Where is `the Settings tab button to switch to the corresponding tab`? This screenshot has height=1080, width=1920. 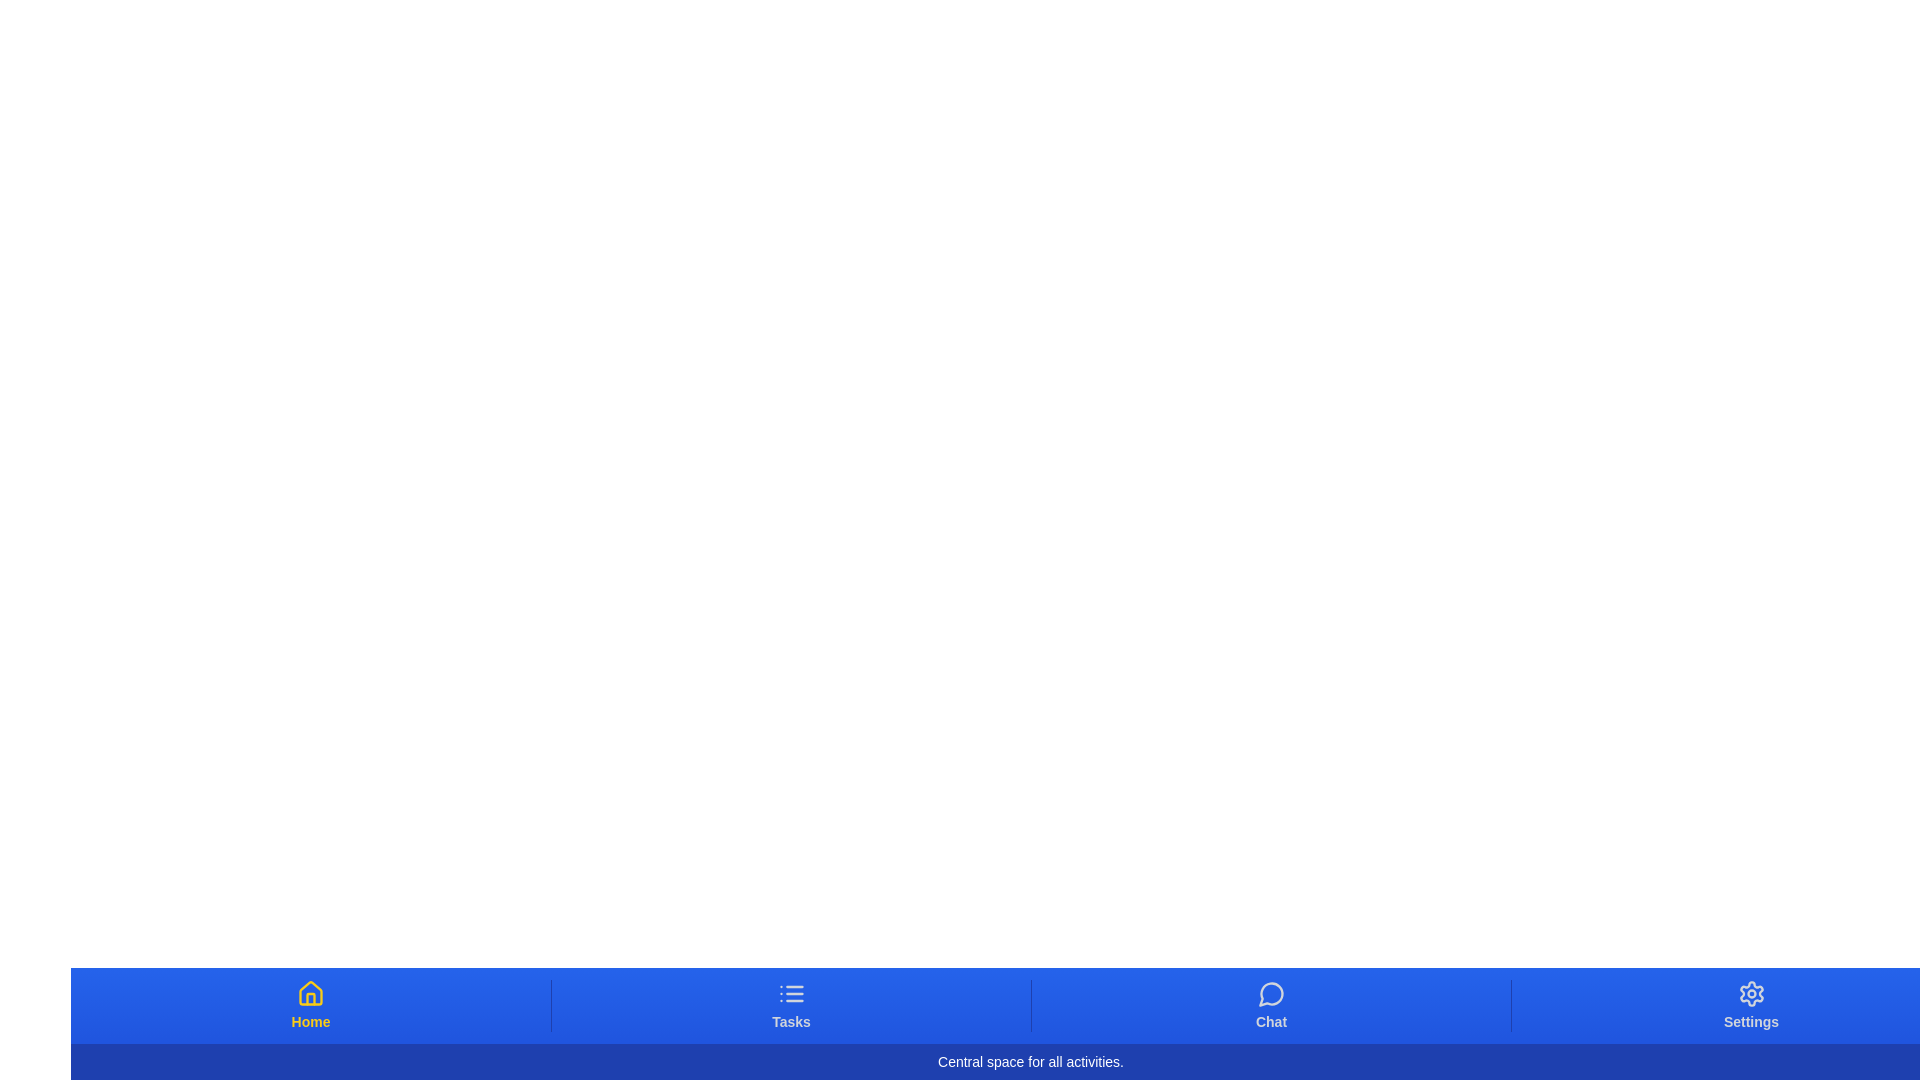 the Settings tab button to switch to the corresponding tab is located at coordinates (1750, 1006).